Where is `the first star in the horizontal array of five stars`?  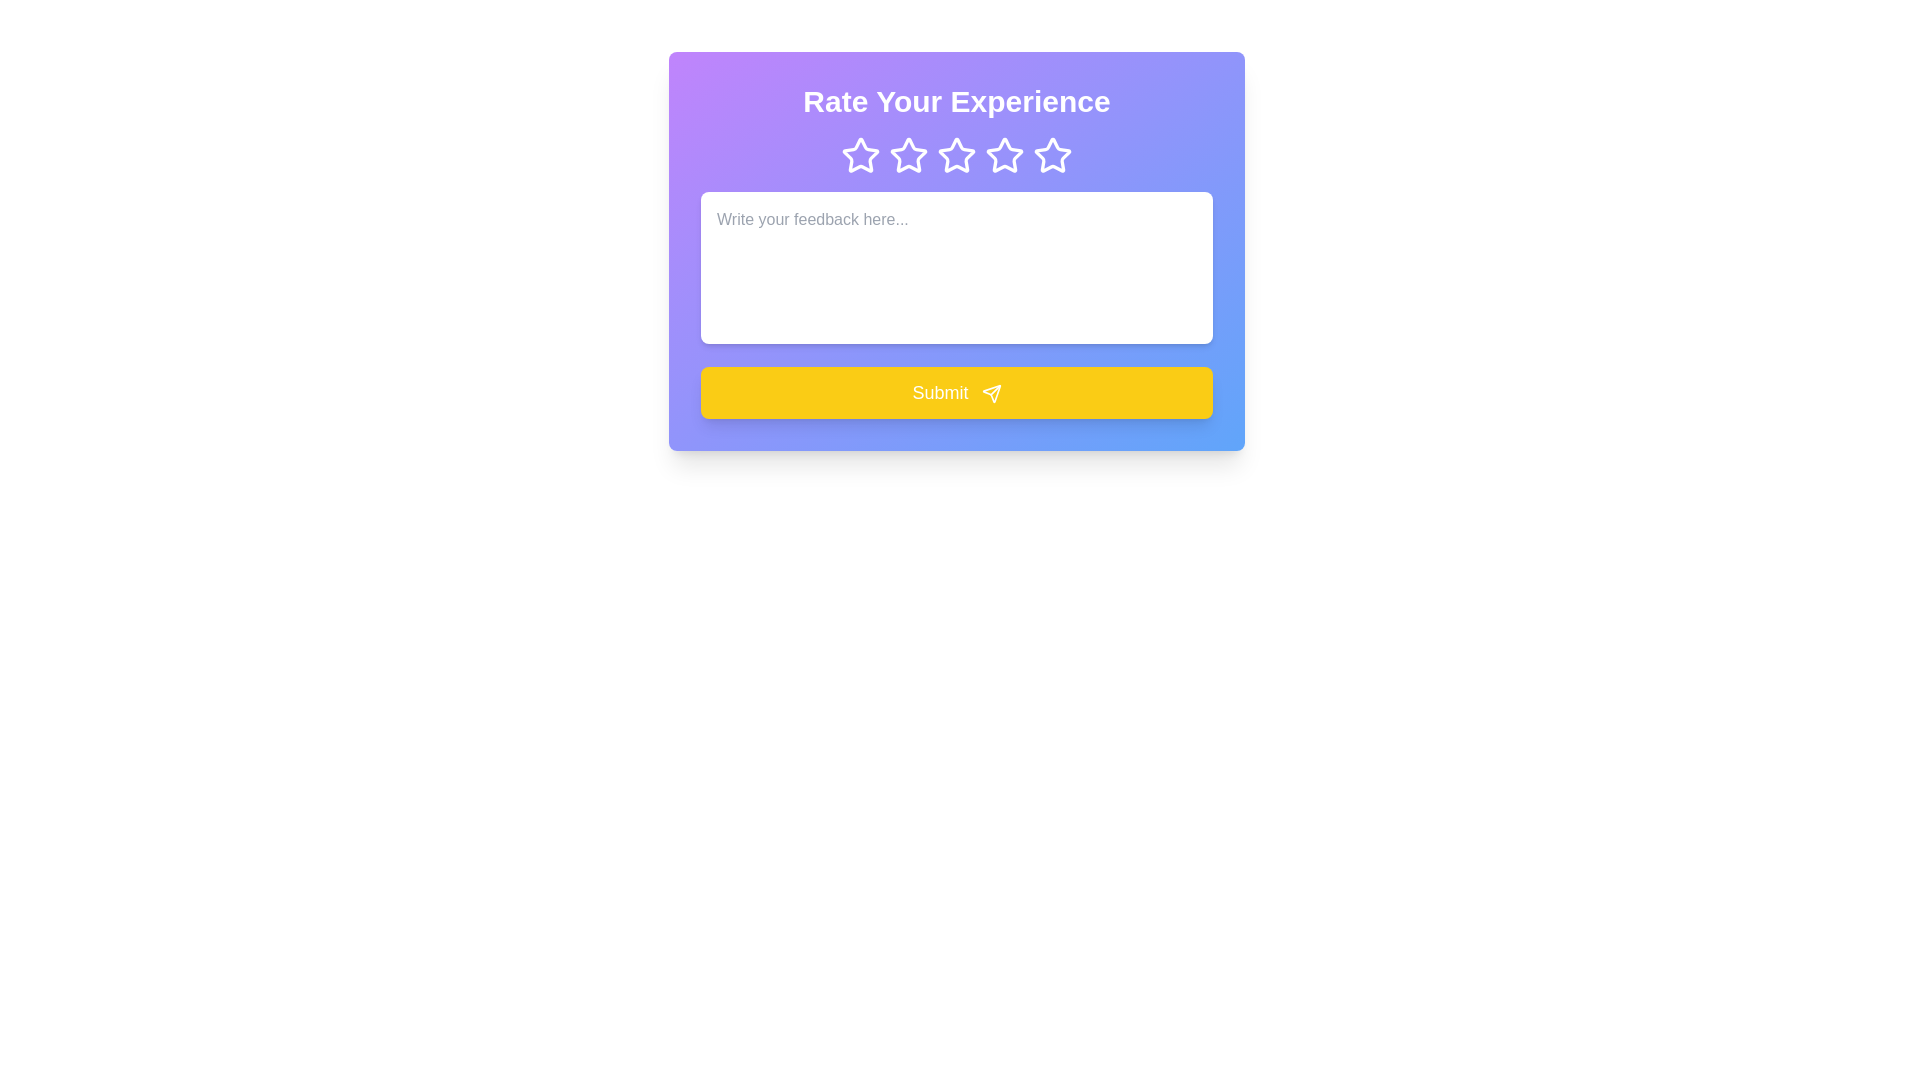 the first star in the horizontal array of five stars is located at coordinates (860, 154).